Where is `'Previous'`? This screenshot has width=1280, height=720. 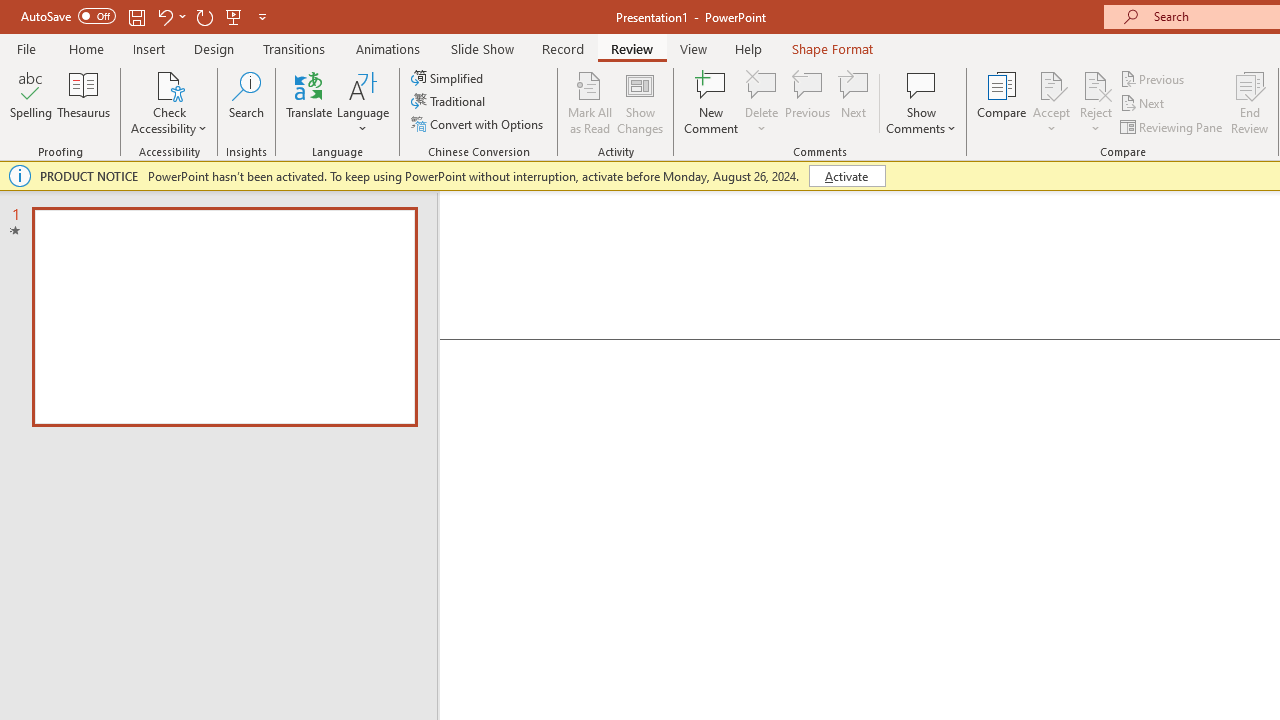
'Previous' is located at coordinates (1153, 78).